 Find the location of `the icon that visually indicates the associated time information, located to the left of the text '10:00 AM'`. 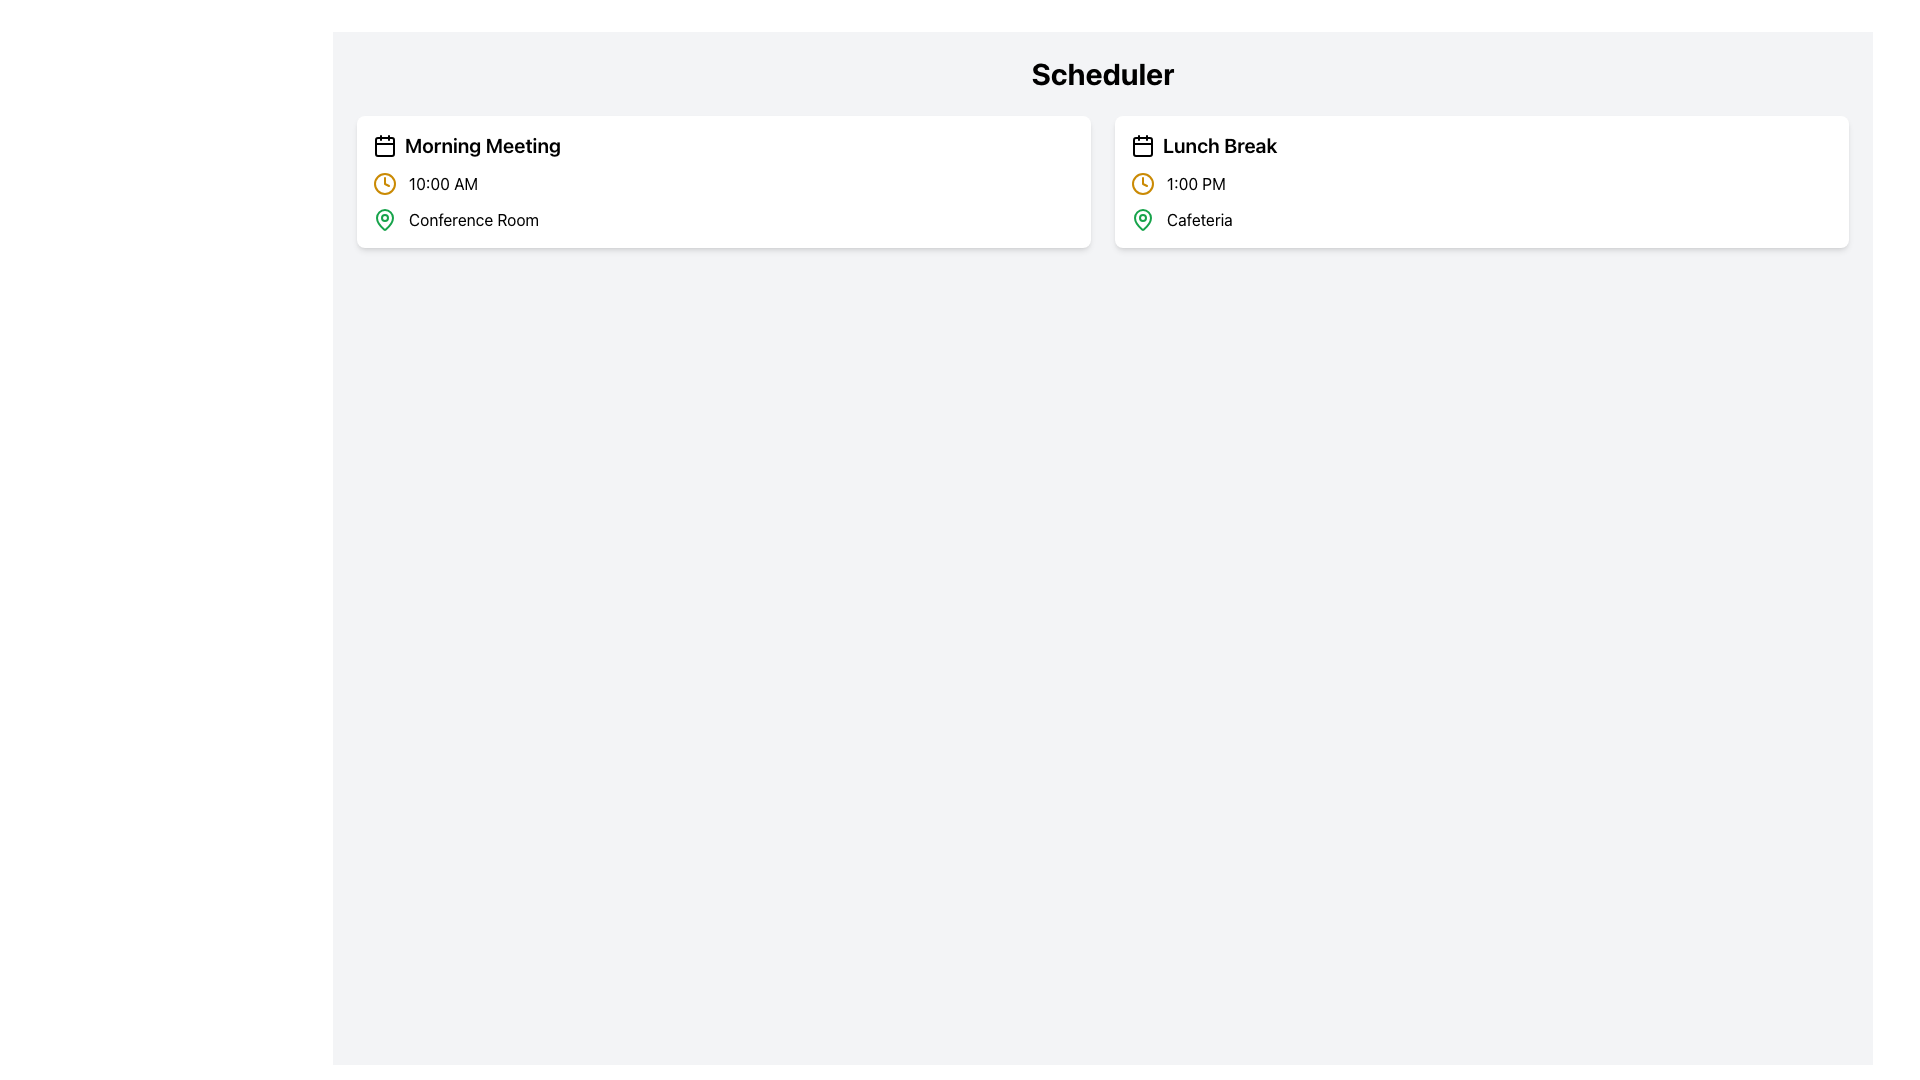

the icon that visually indicates the associated time information, located to the left of the text '10:00 AM' is located at coordinates (384, 184).